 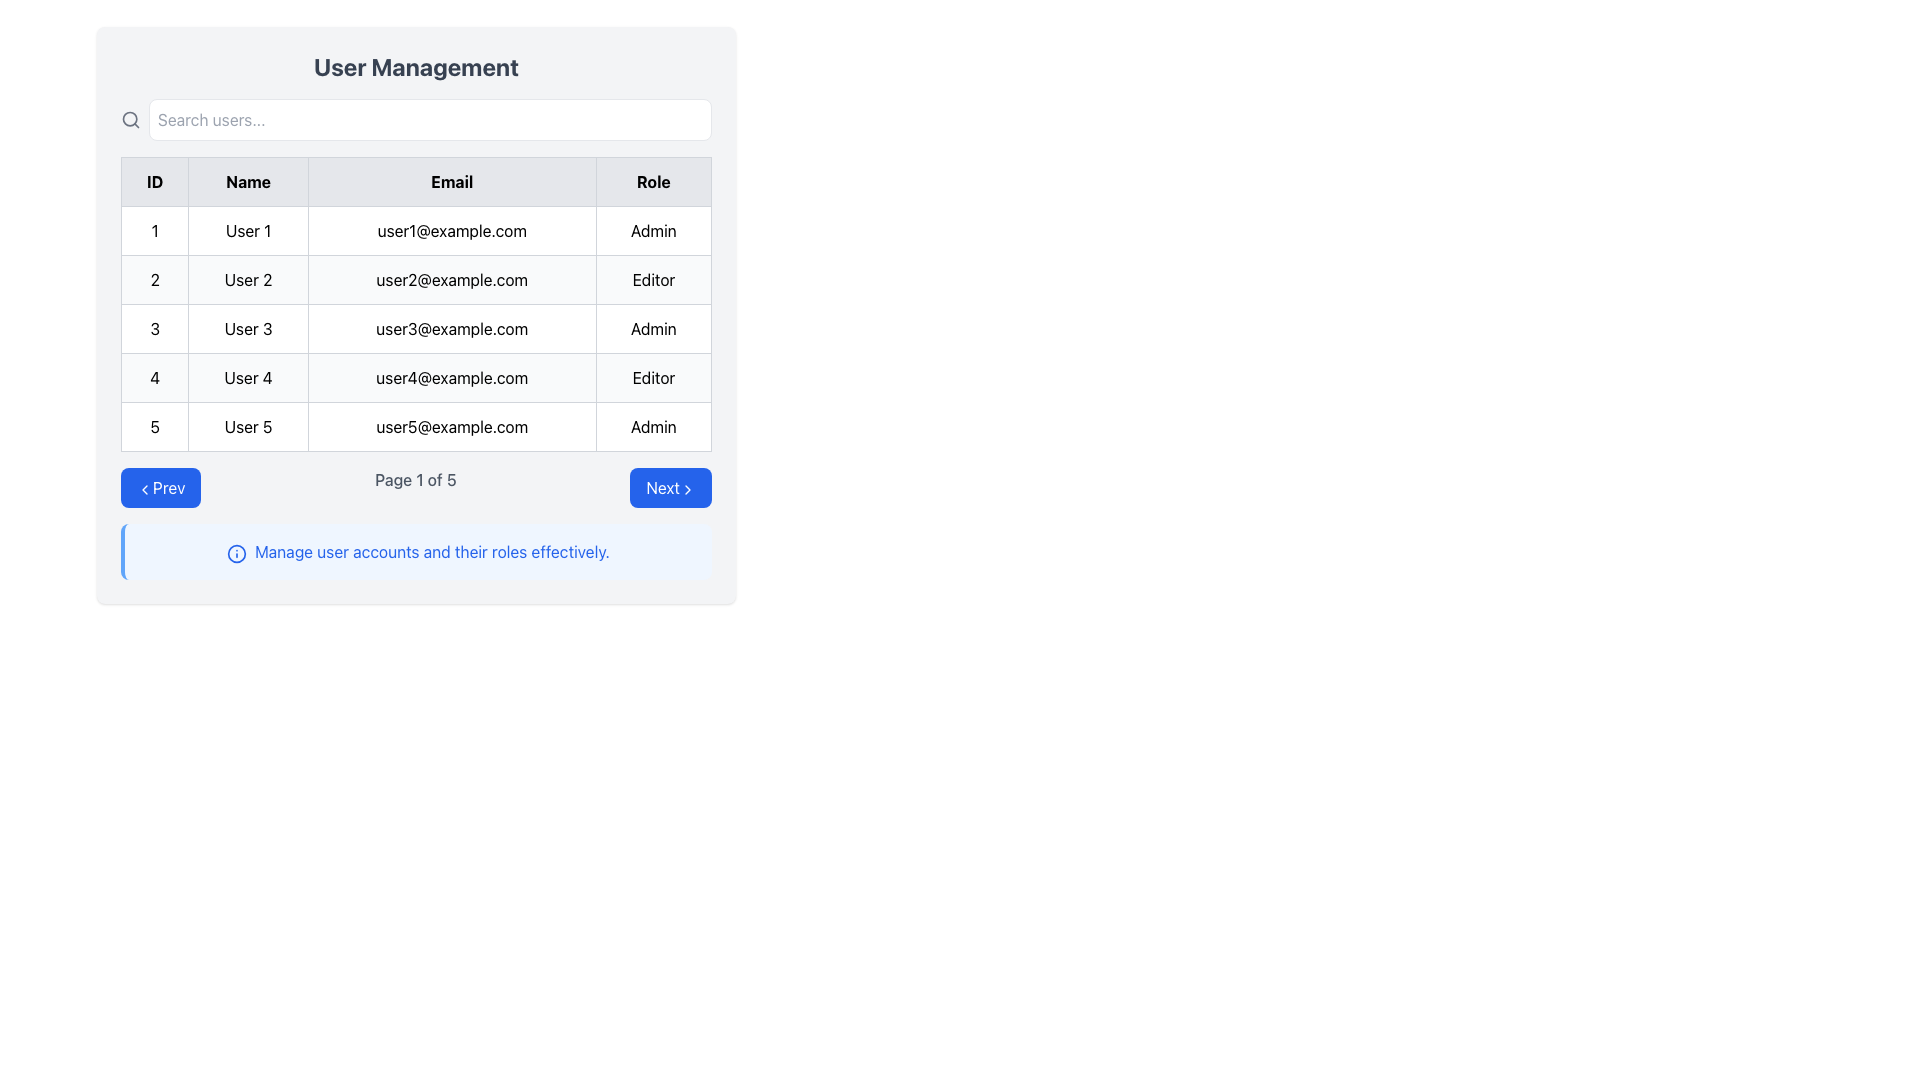 I want to click on the Text Label element displaying the email address 'user3@example.com', which is located in the third row of the table under the 'Email' column, so click(x=451, y=327).